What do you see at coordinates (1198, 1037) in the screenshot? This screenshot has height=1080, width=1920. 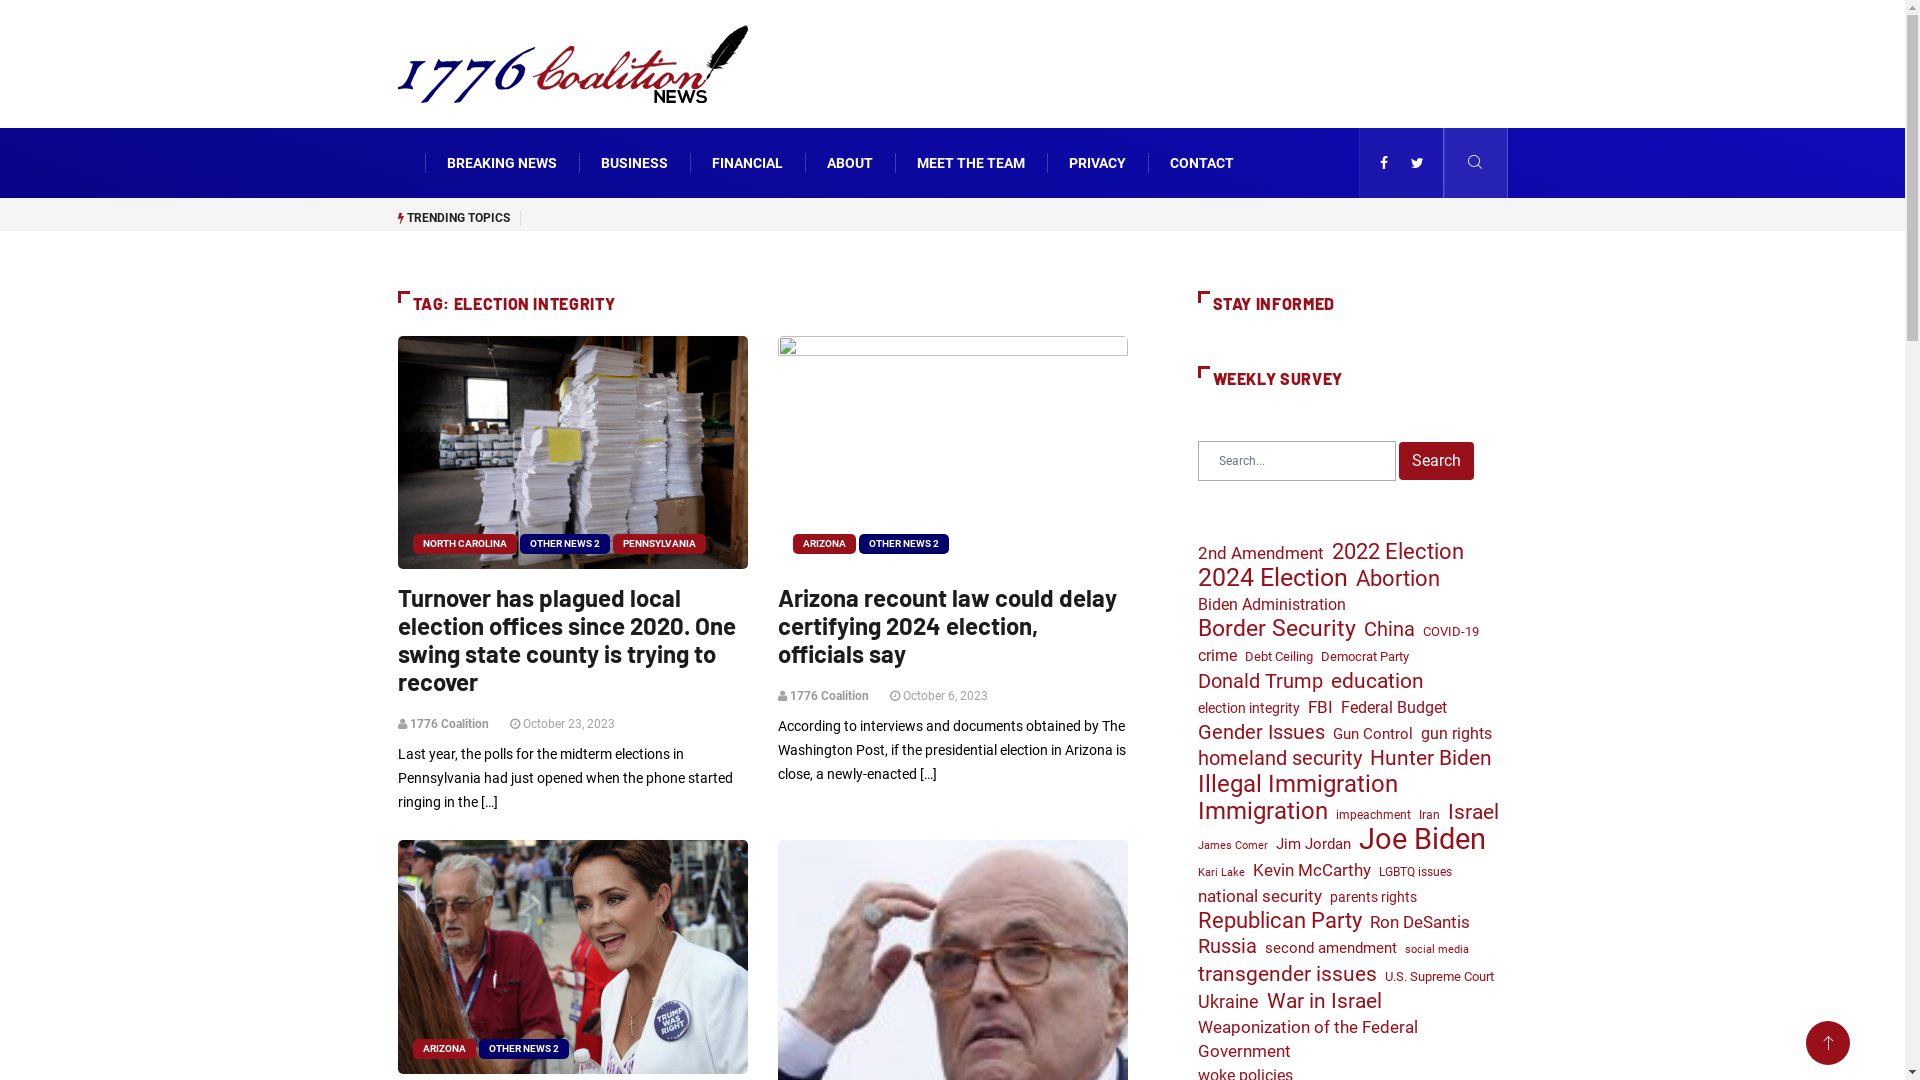 I see `'Weaponization of the Federal Government'` at bounding box center [1198, 1037].